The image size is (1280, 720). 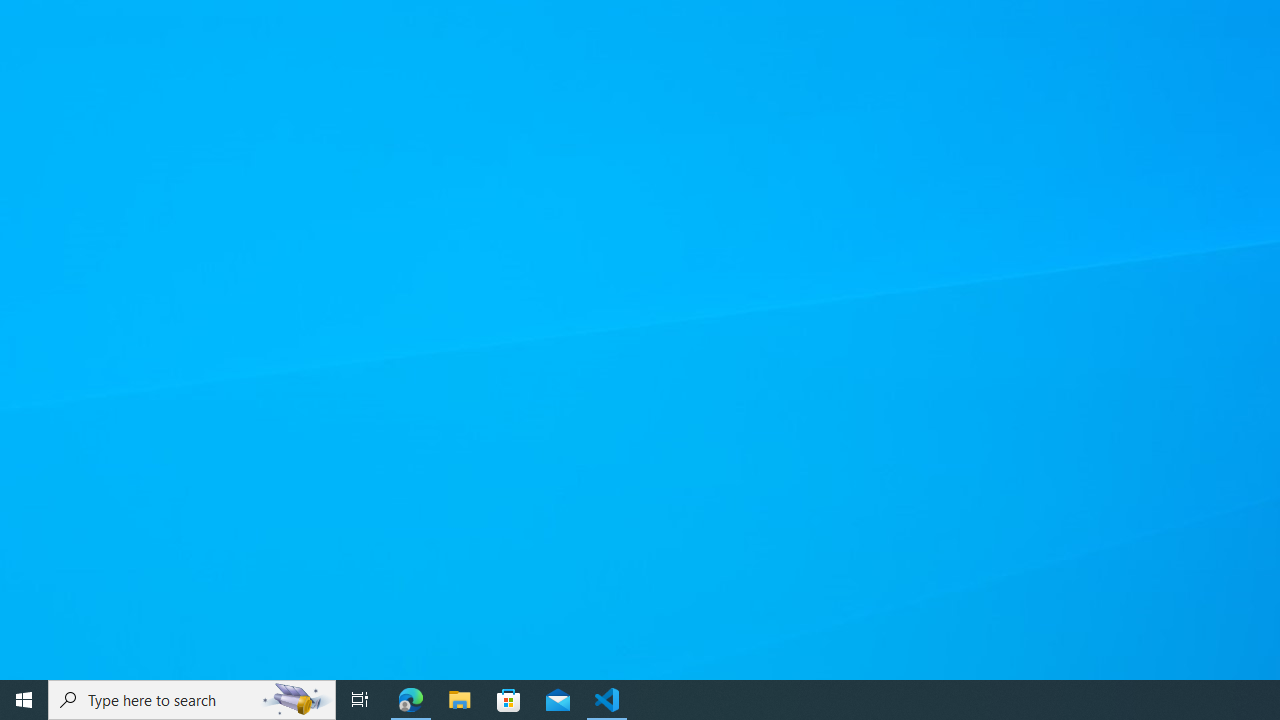 I want to click on 'Visual Studio Code - 1 running window', so click(x=606, y=698).